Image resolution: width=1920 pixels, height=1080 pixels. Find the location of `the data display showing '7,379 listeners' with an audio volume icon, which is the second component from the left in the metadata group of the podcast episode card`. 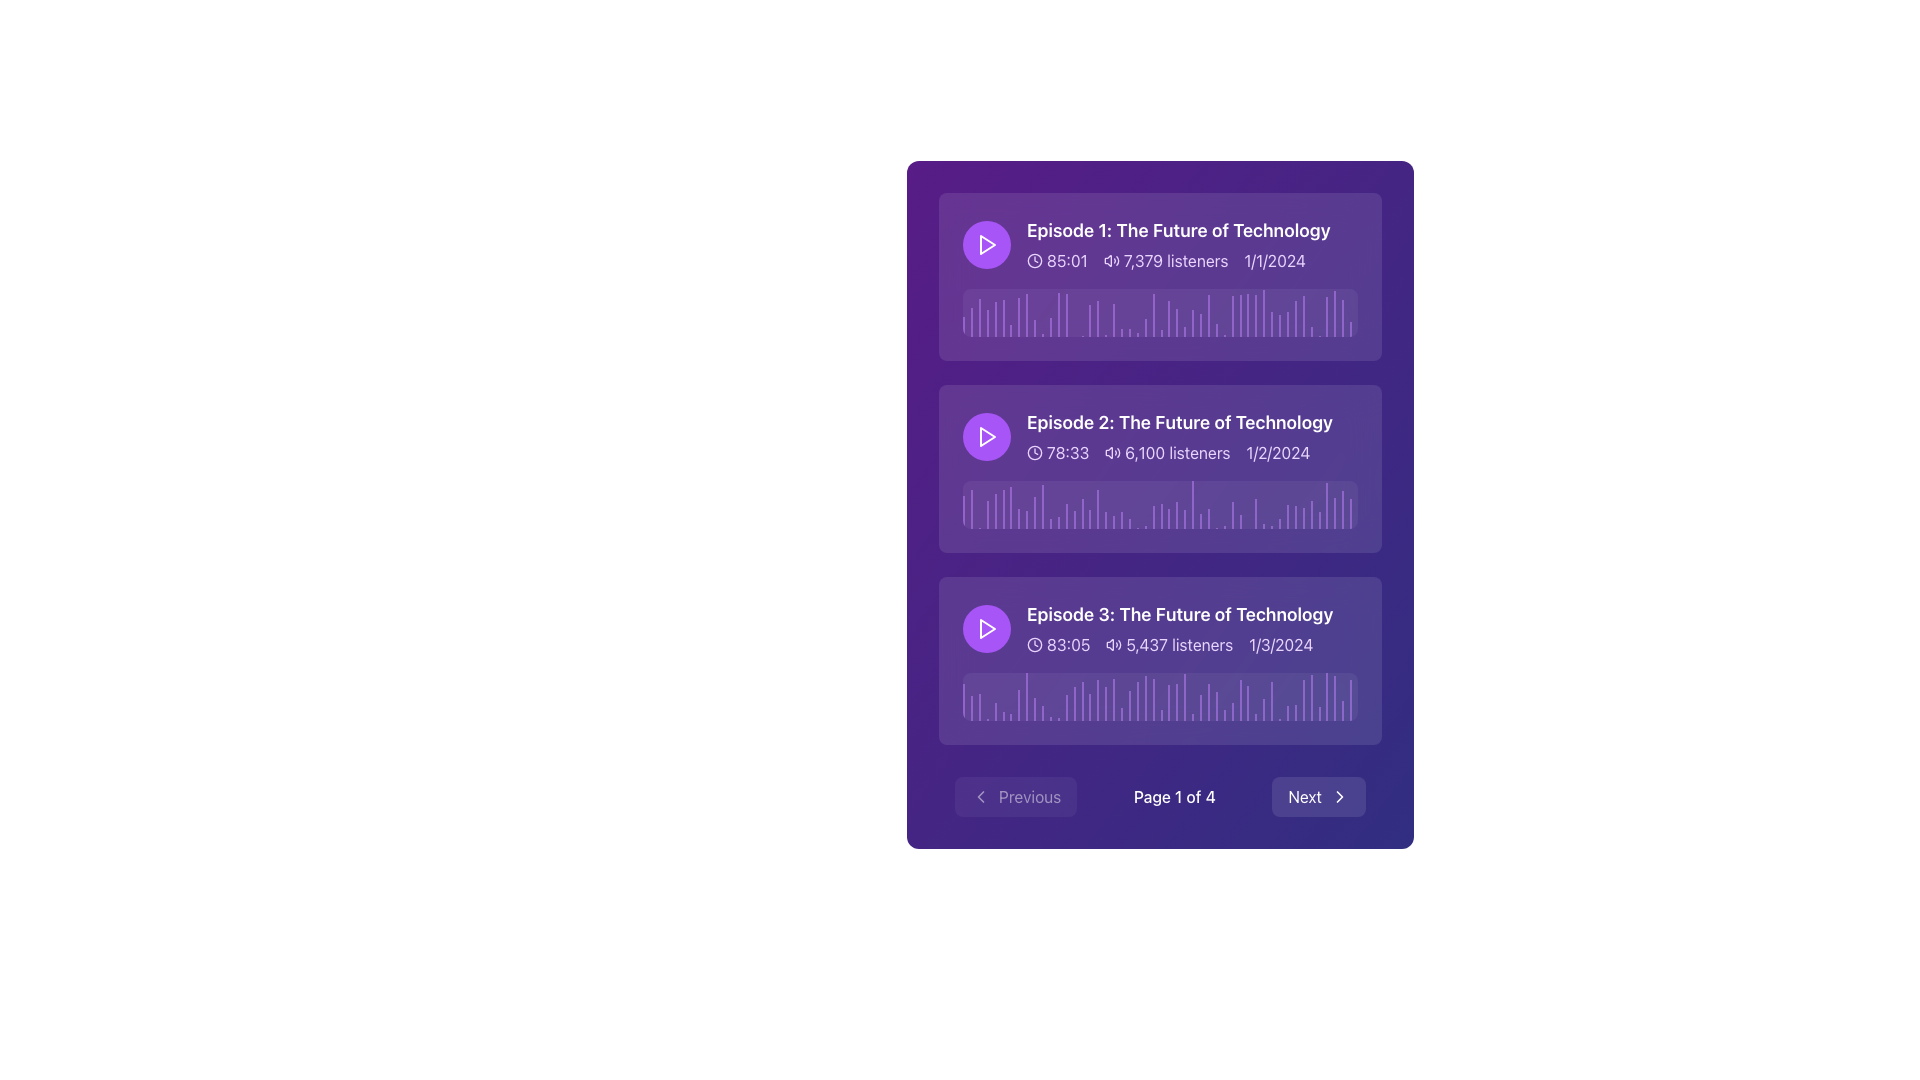

the data display showing '7,379 listeners' with an audio volume icon, which is the second component from the left in the metadata group of the podcast episode card is located at coordinates (1166, 260).